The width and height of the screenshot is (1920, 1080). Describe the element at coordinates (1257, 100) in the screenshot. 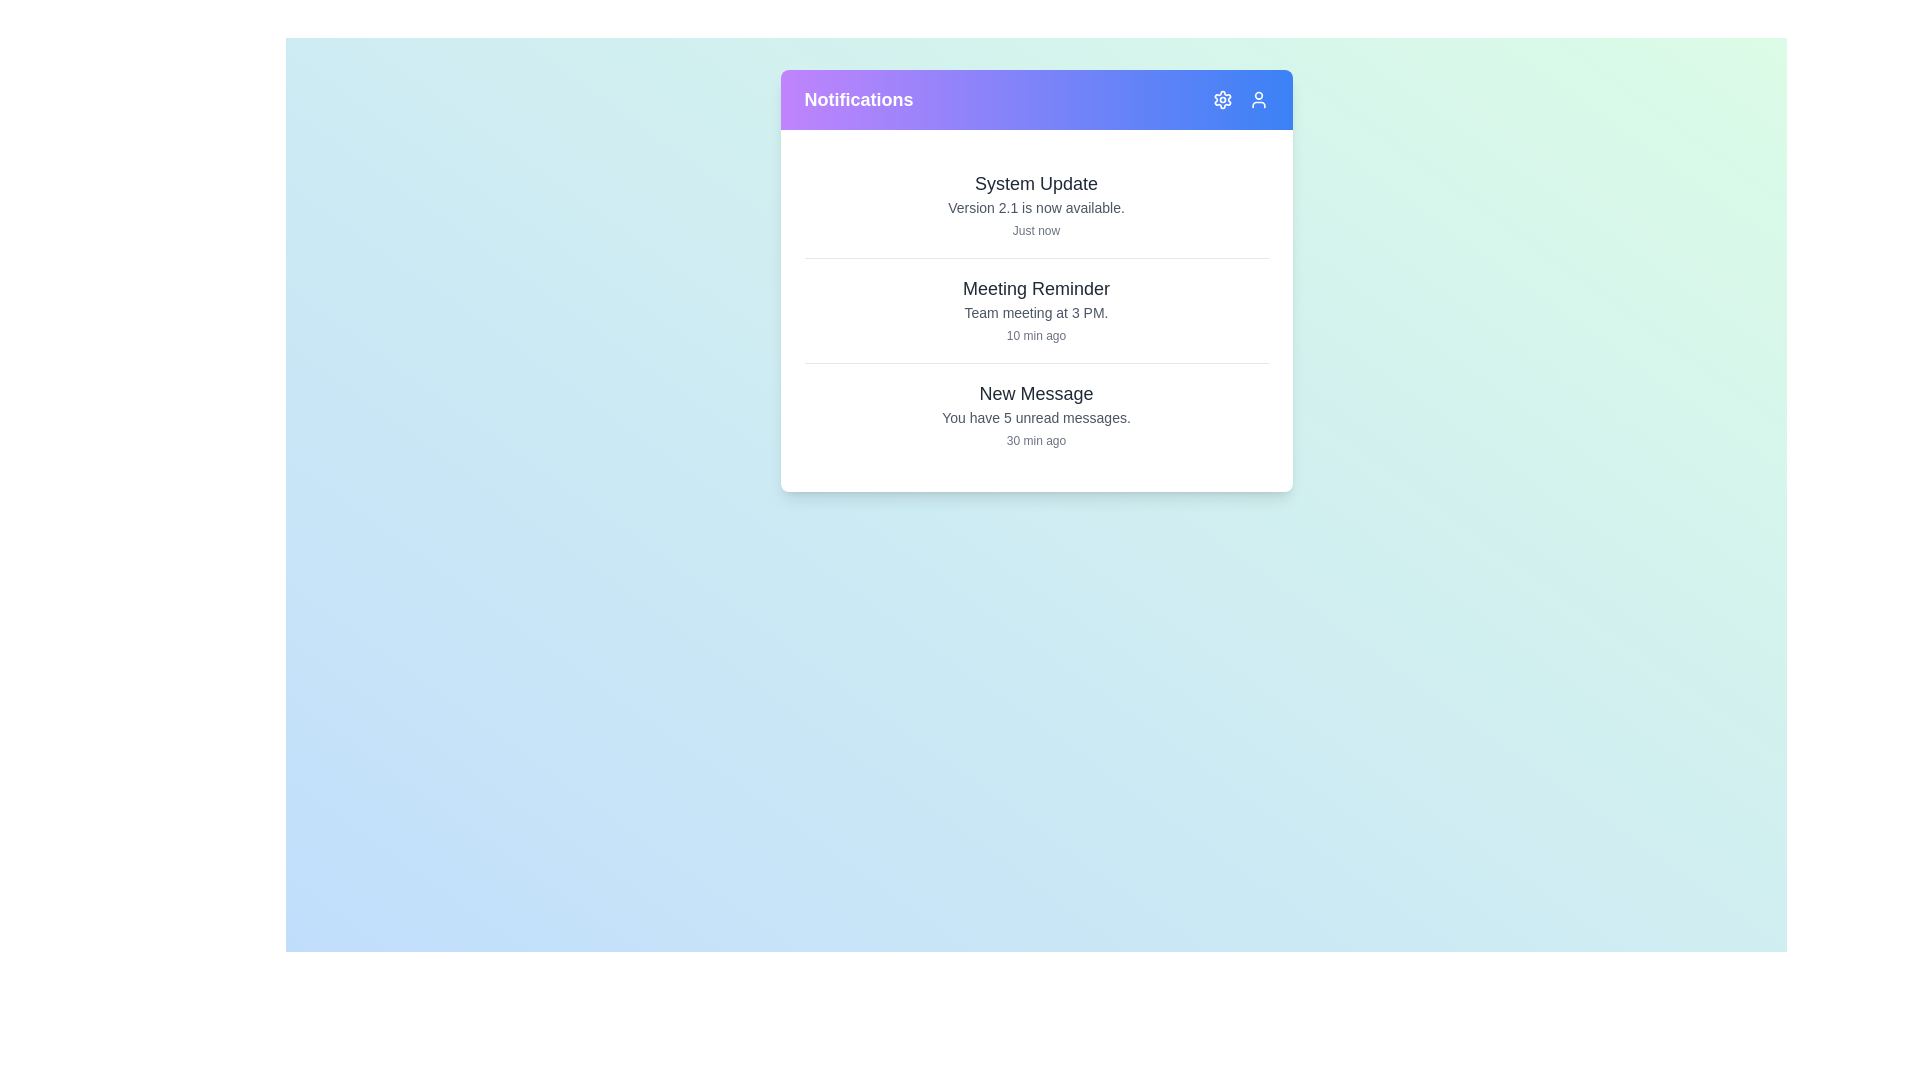

I see `the user profile icon to view the user profile` at that location.